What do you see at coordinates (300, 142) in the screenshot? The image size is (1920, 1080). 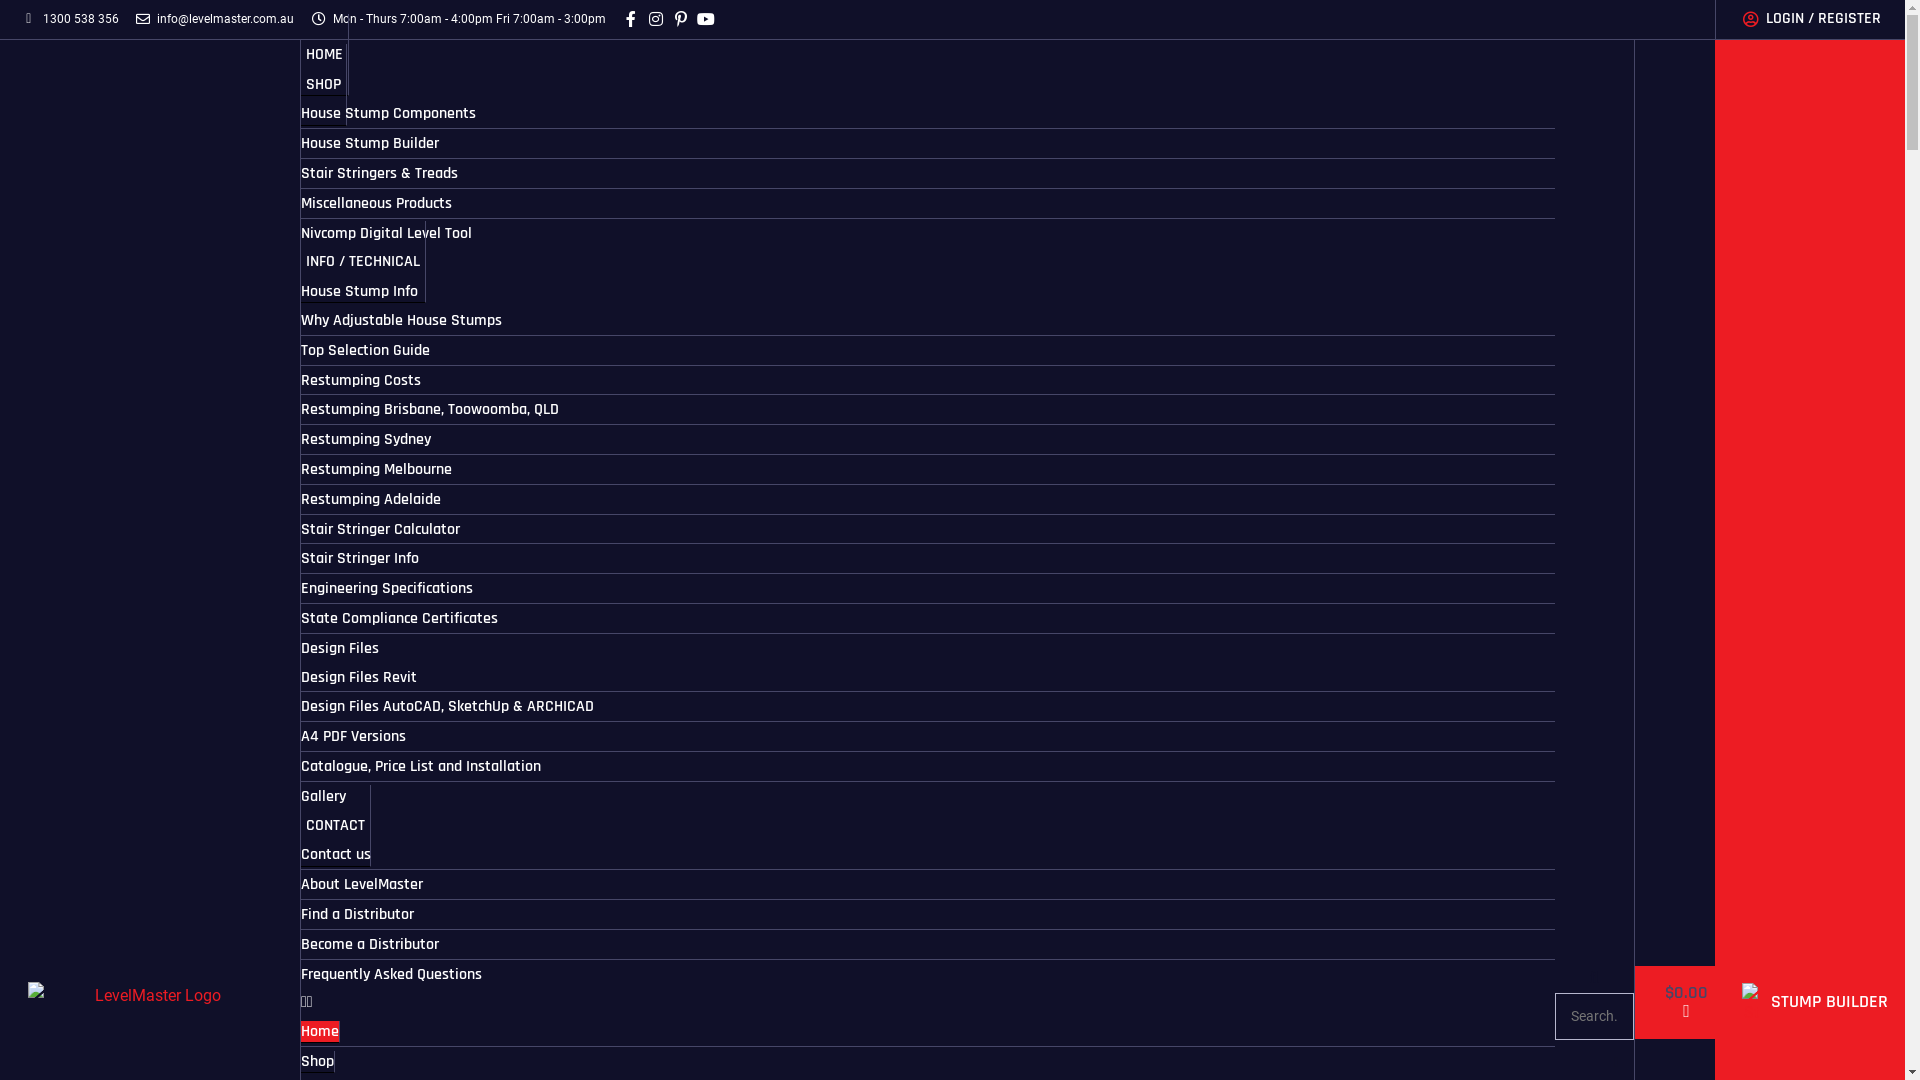 I see `'House Stump Builder'` at bounding box center [300, 142].